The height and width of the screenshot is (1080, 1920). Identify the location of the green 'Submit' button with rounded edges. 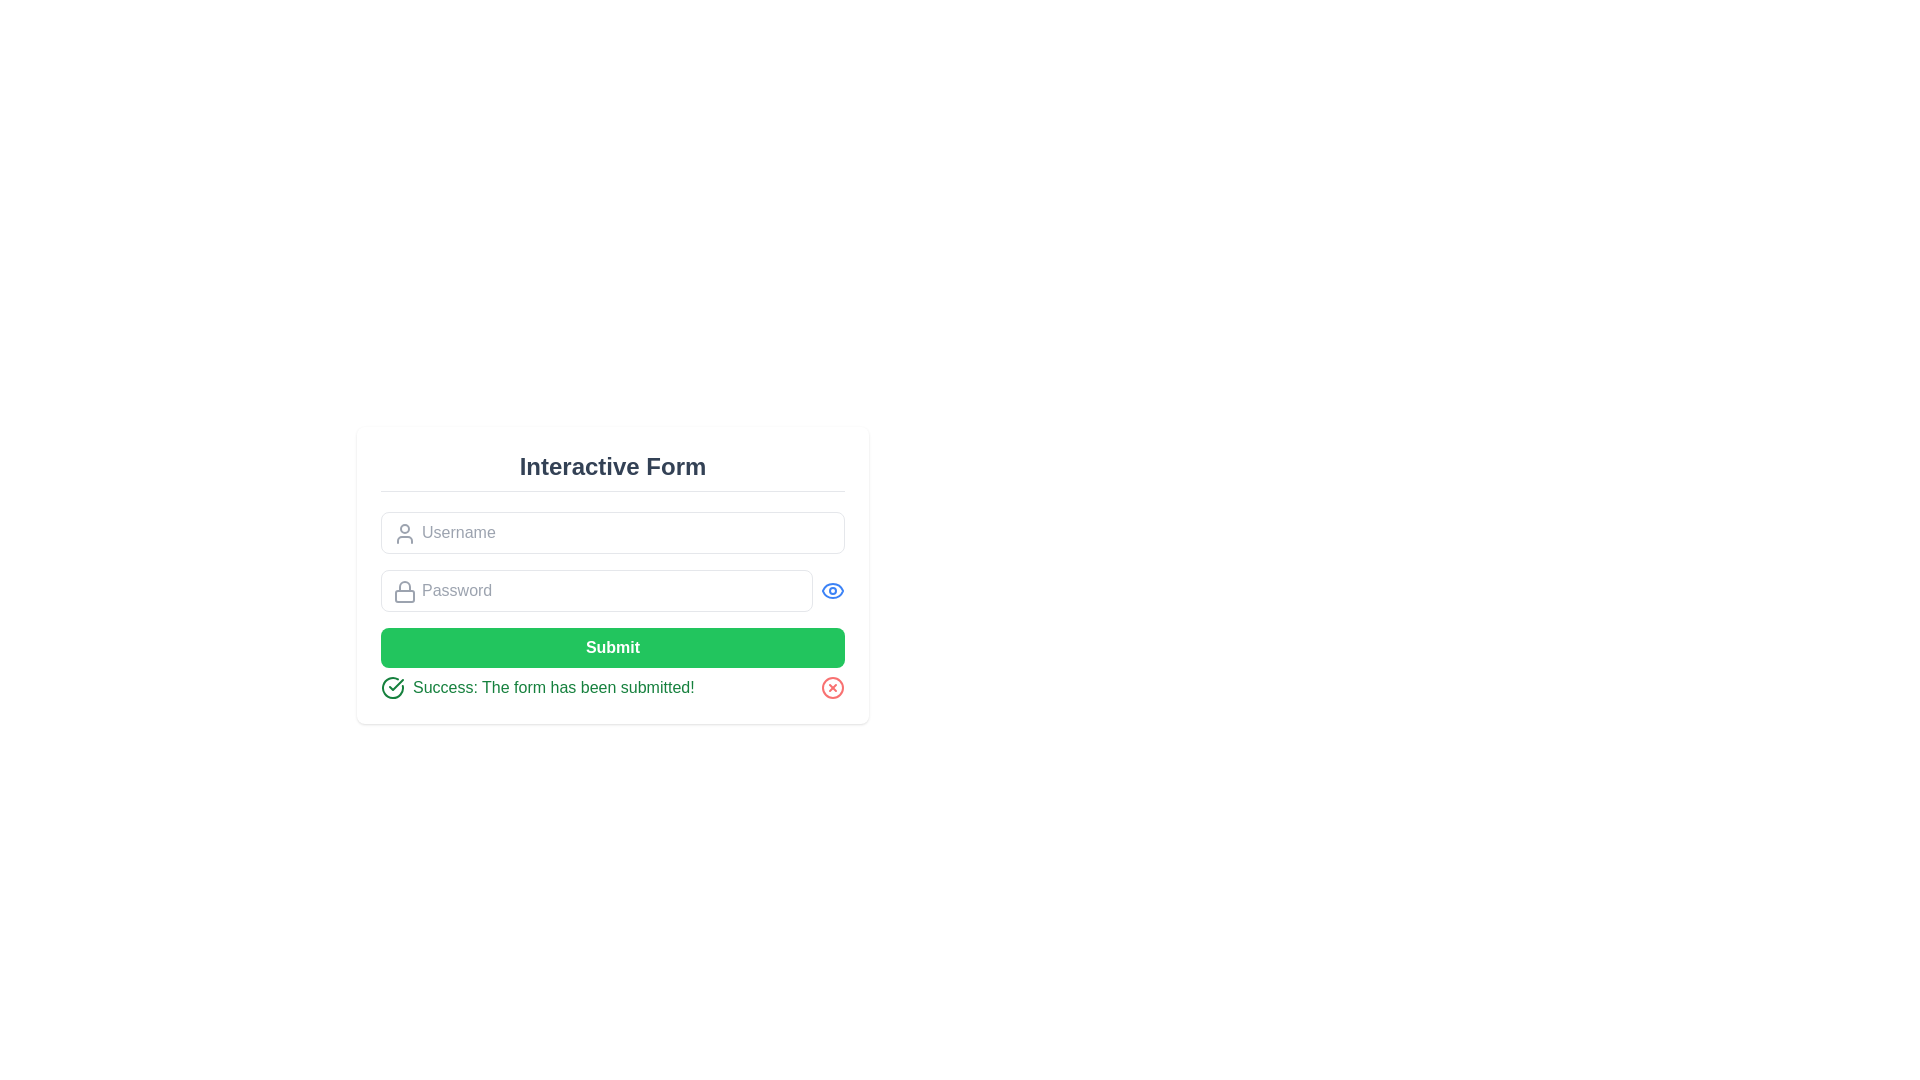
(612, 645).